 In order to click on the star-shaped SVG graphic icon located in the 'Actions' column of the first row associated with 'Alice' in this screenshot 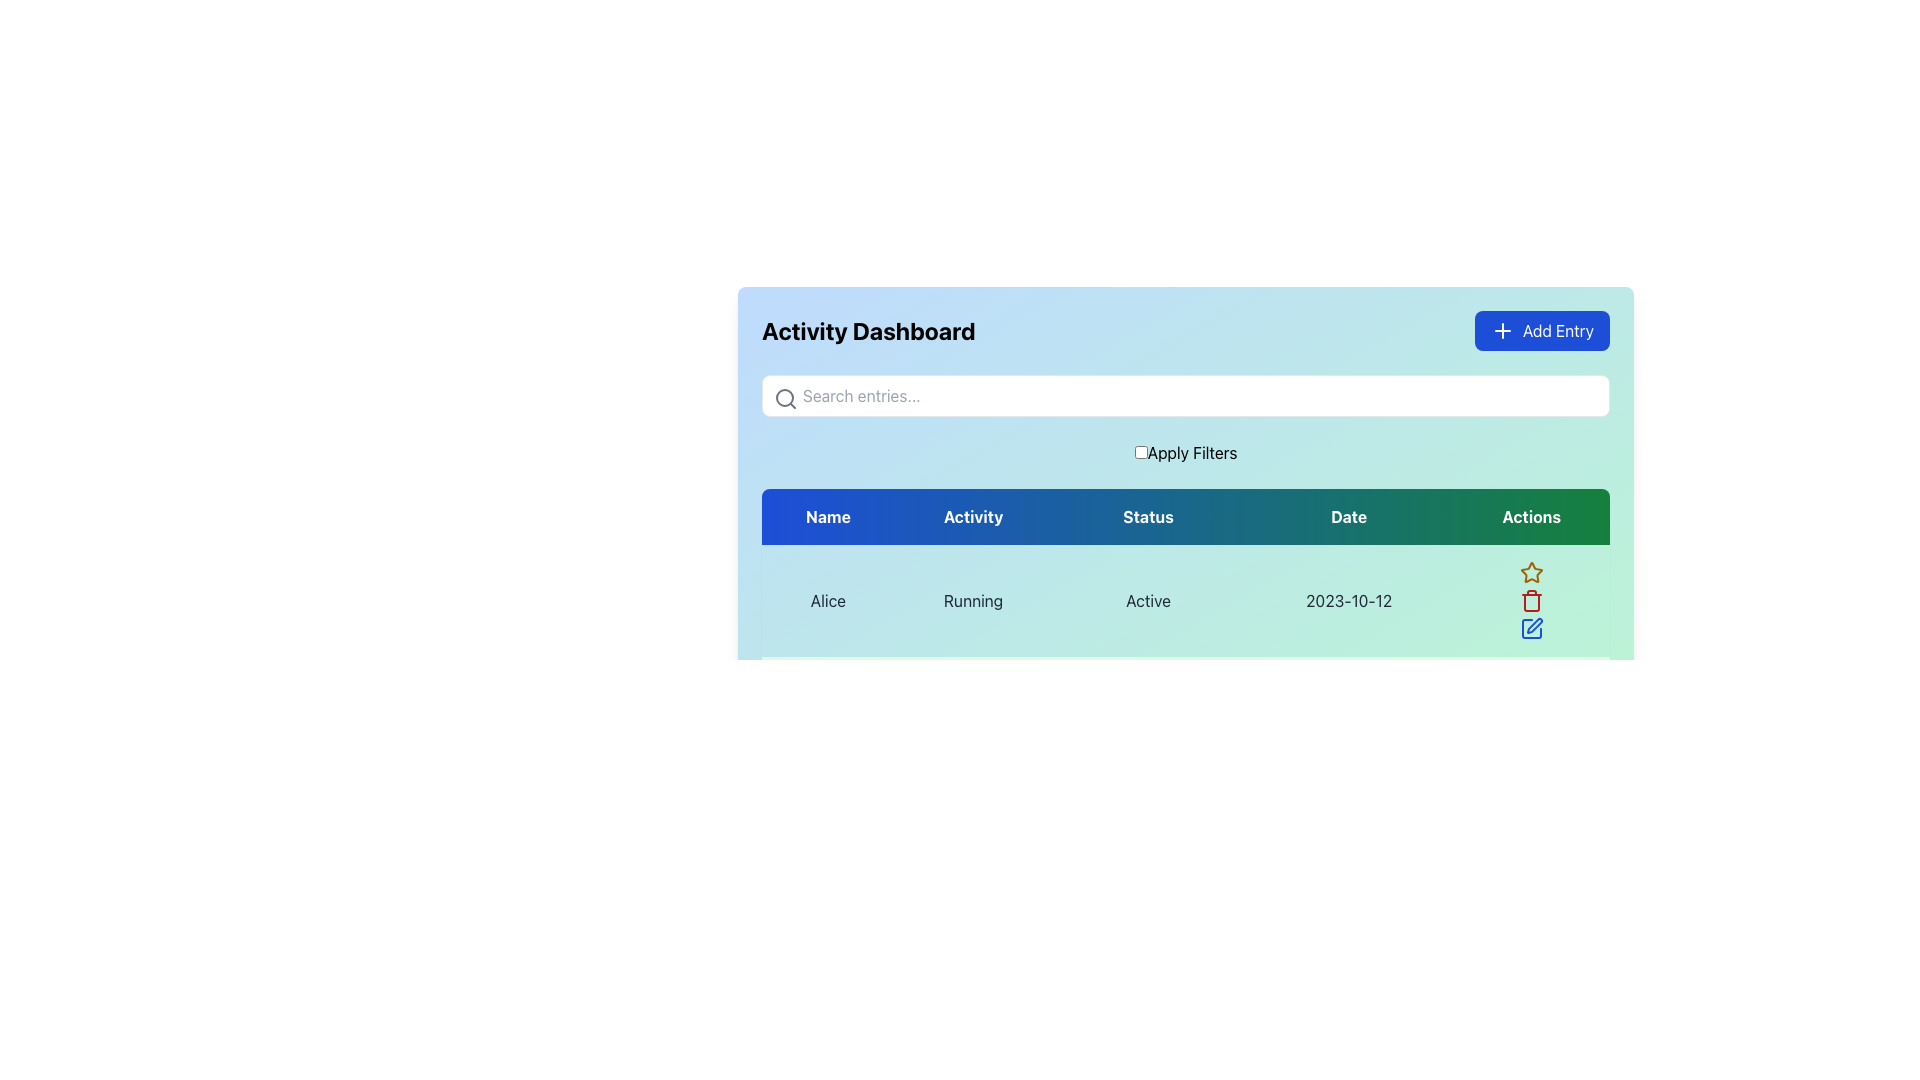, I will do `click(1530, 572)`.